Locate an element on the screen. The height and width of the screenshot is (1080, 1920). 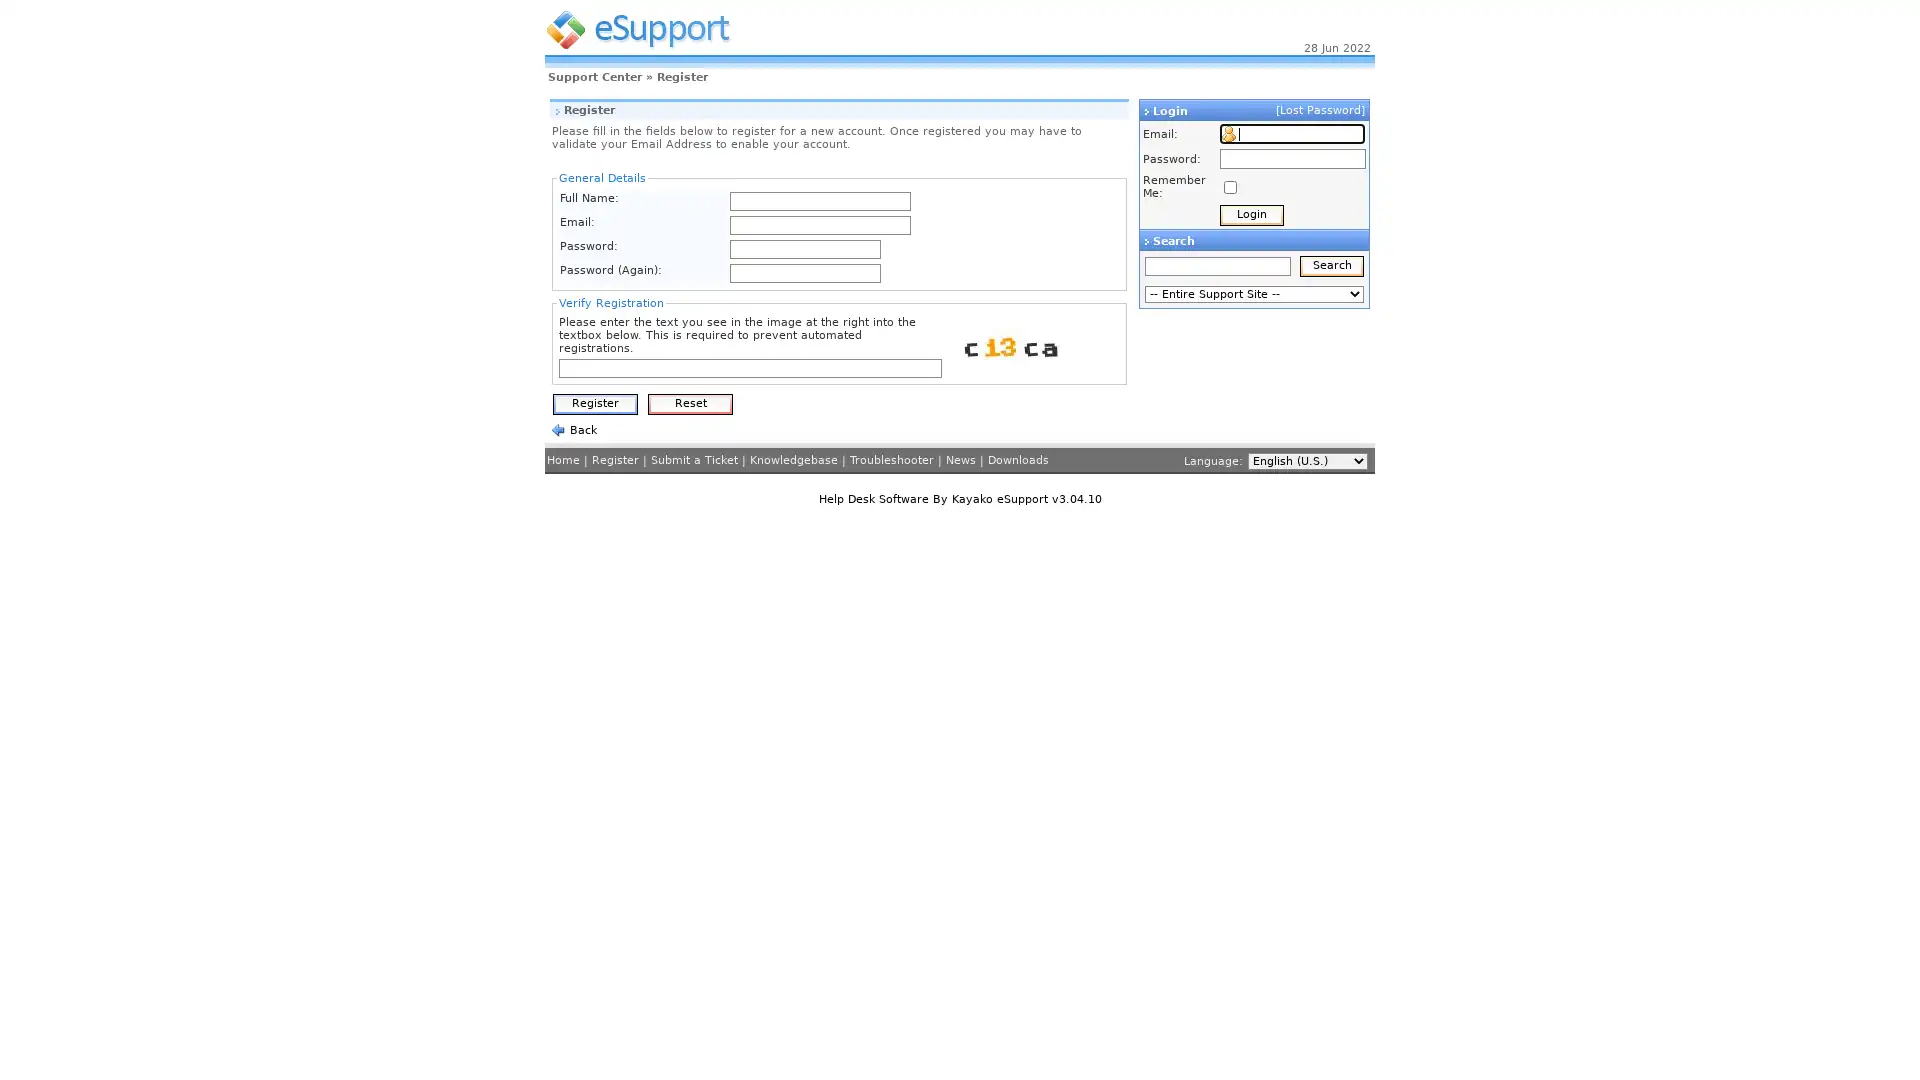
Login is located at coordinates (1251, 215).